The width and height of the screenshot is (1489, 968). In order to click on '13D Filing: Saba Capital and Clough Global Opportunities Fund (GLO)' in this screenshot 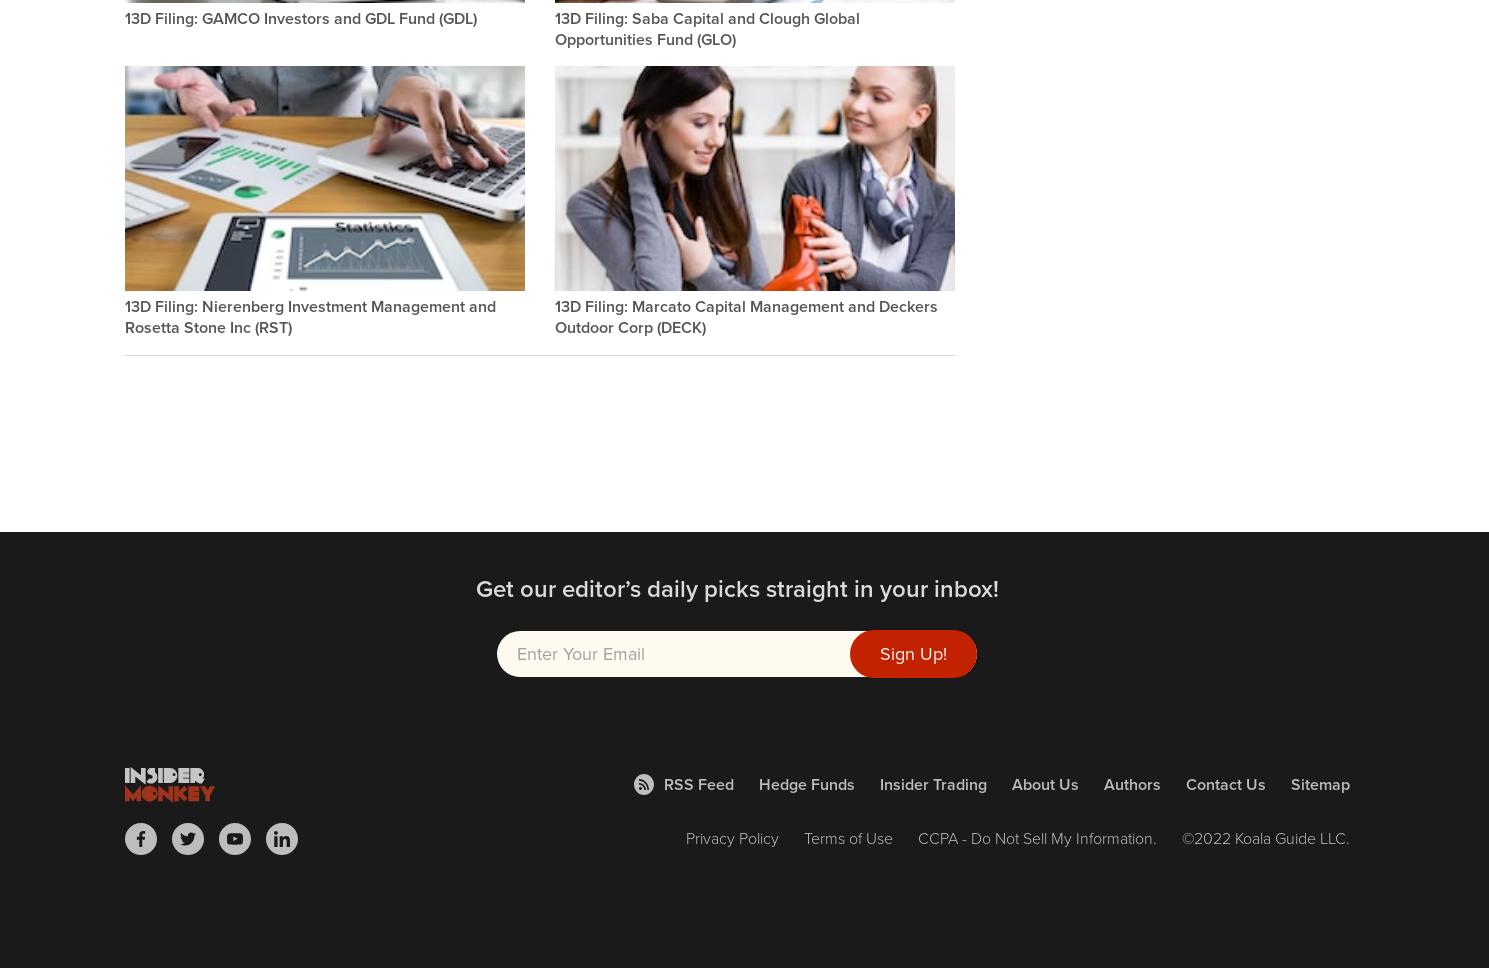, I will do `click(705, 27)`.